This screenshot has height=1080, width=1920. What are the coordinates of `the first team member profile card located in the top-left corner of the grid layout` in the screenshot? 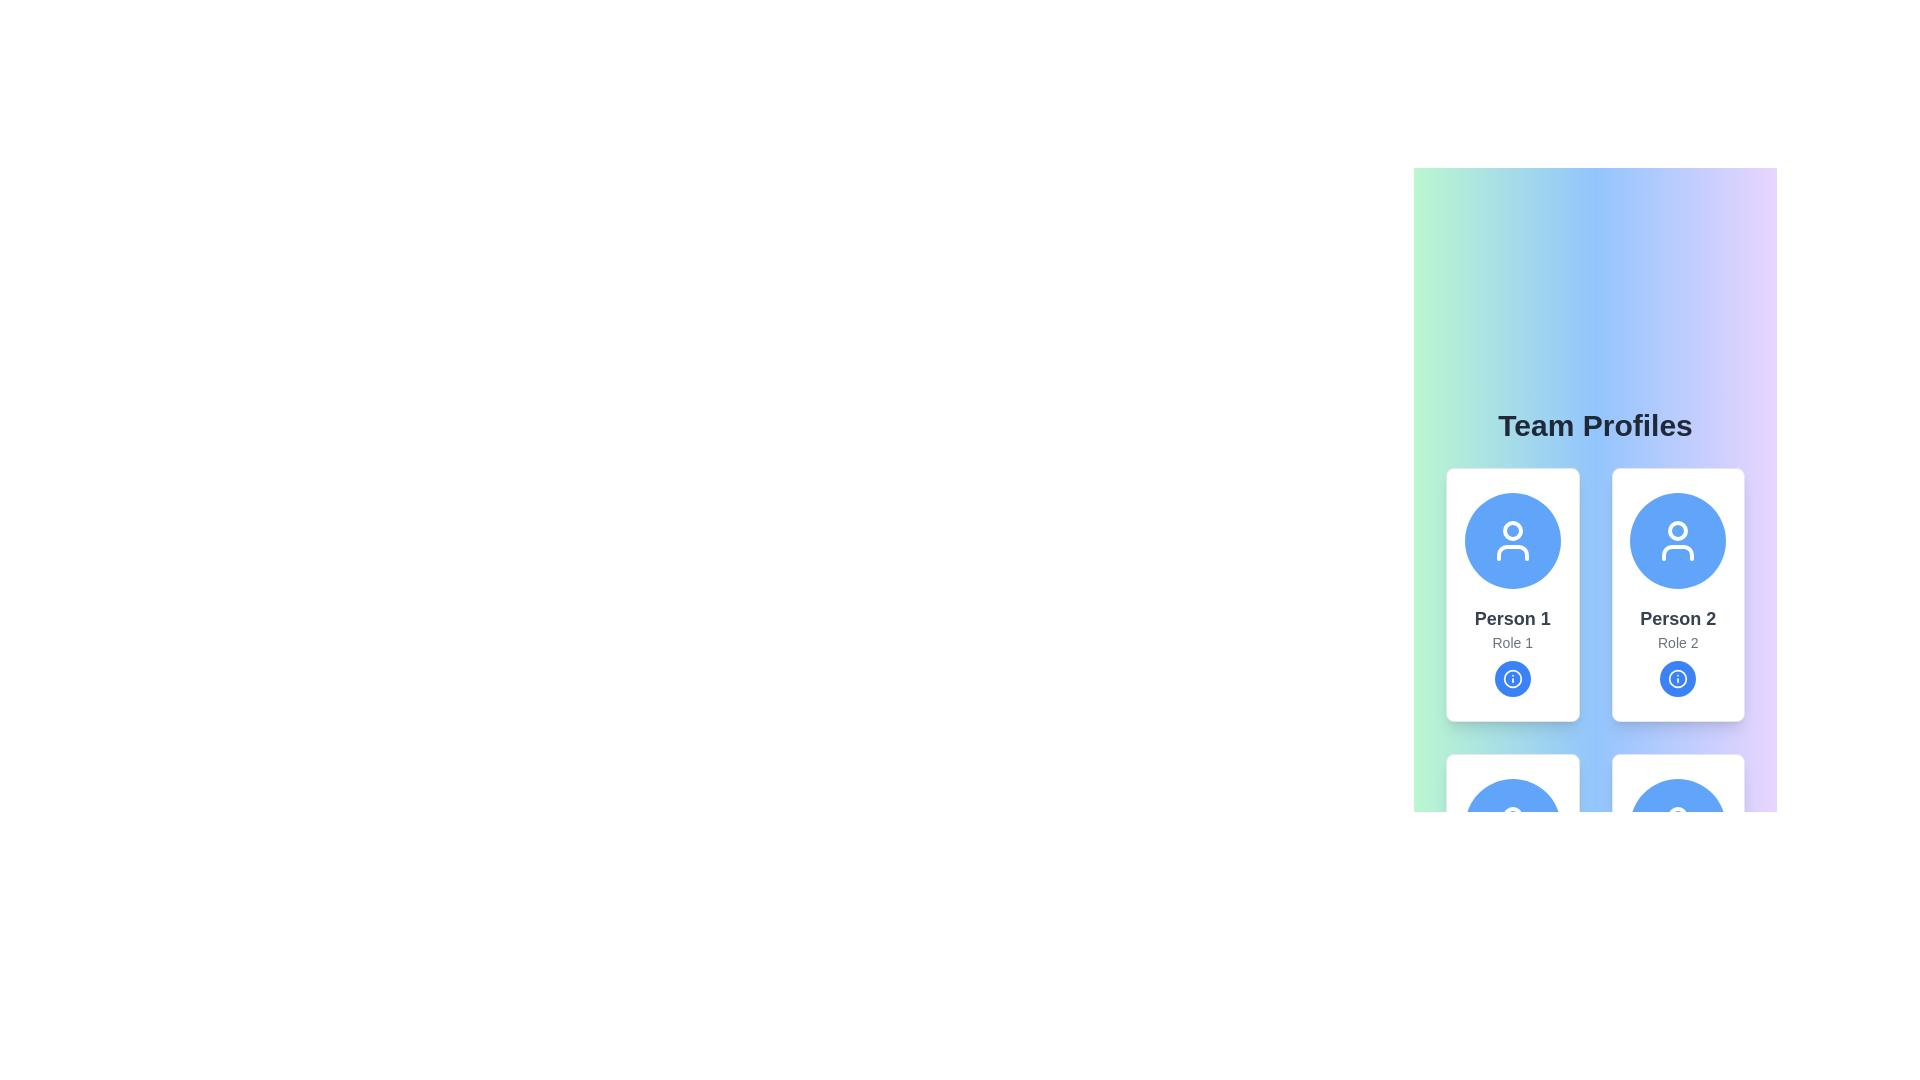 It's located at (1512, 593).